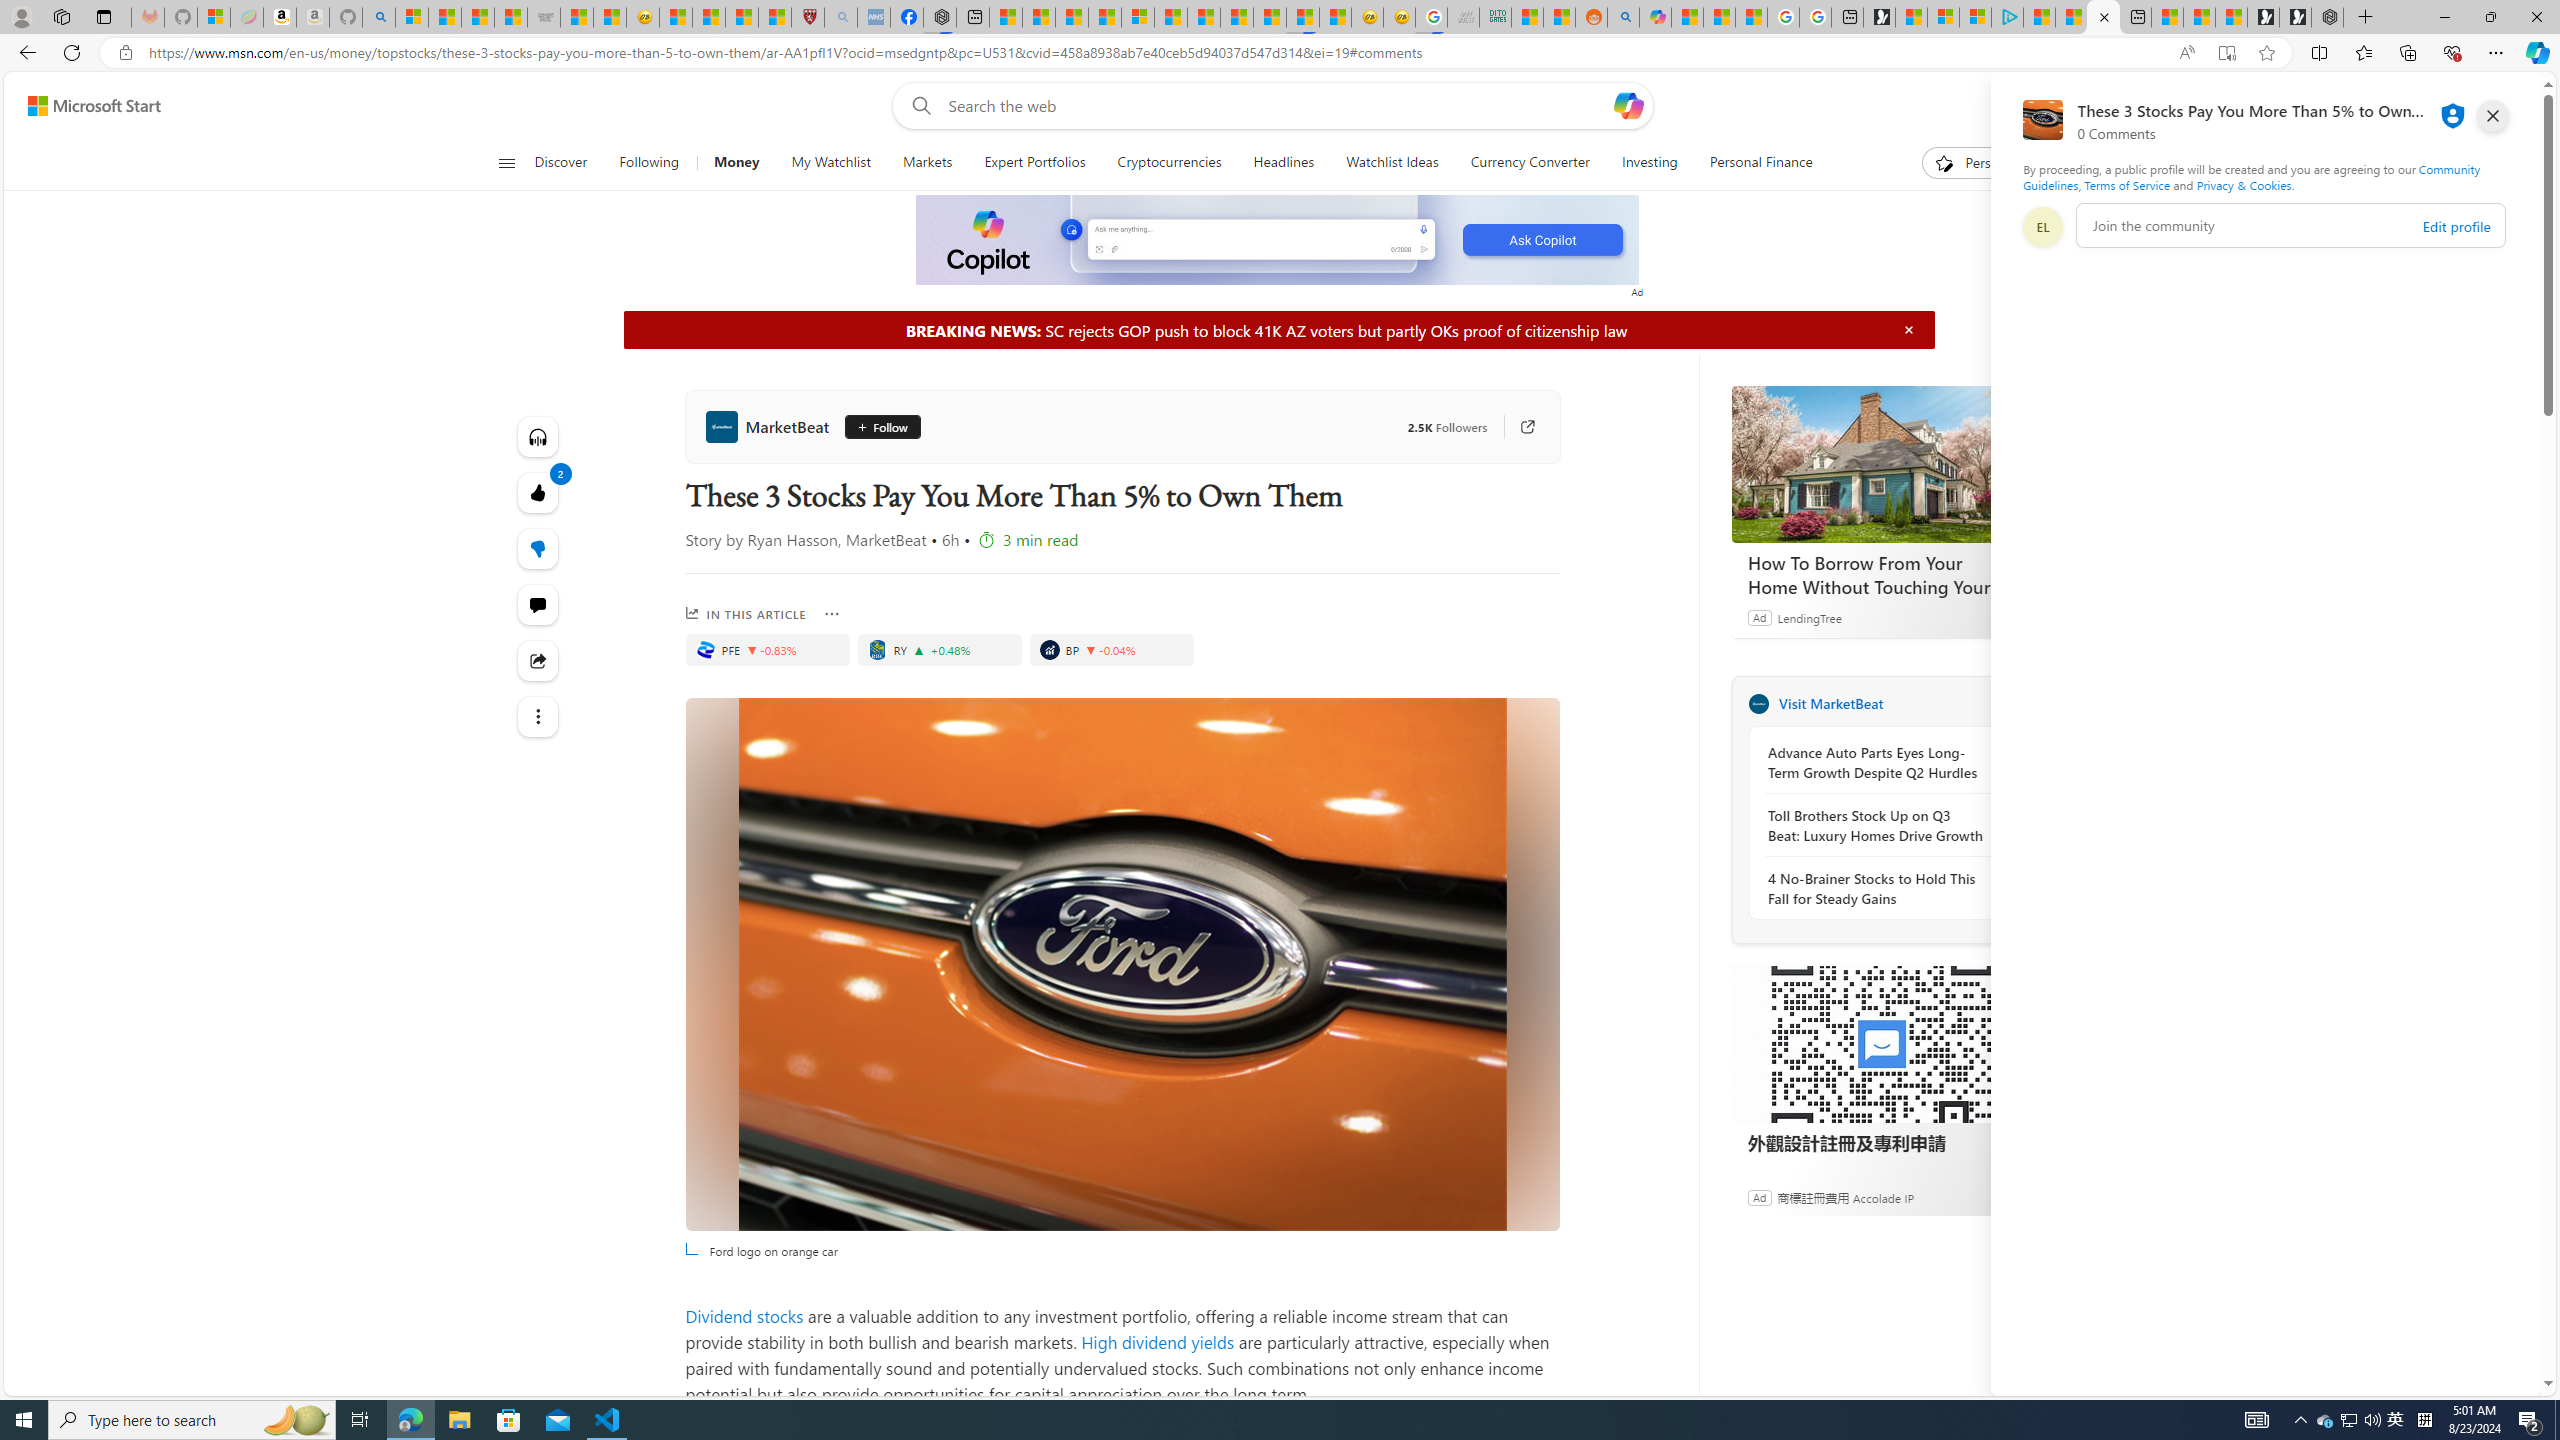 The width and height of the screenshot is (2560, 1440). I want to click on '2 Like', so click(537, 491).